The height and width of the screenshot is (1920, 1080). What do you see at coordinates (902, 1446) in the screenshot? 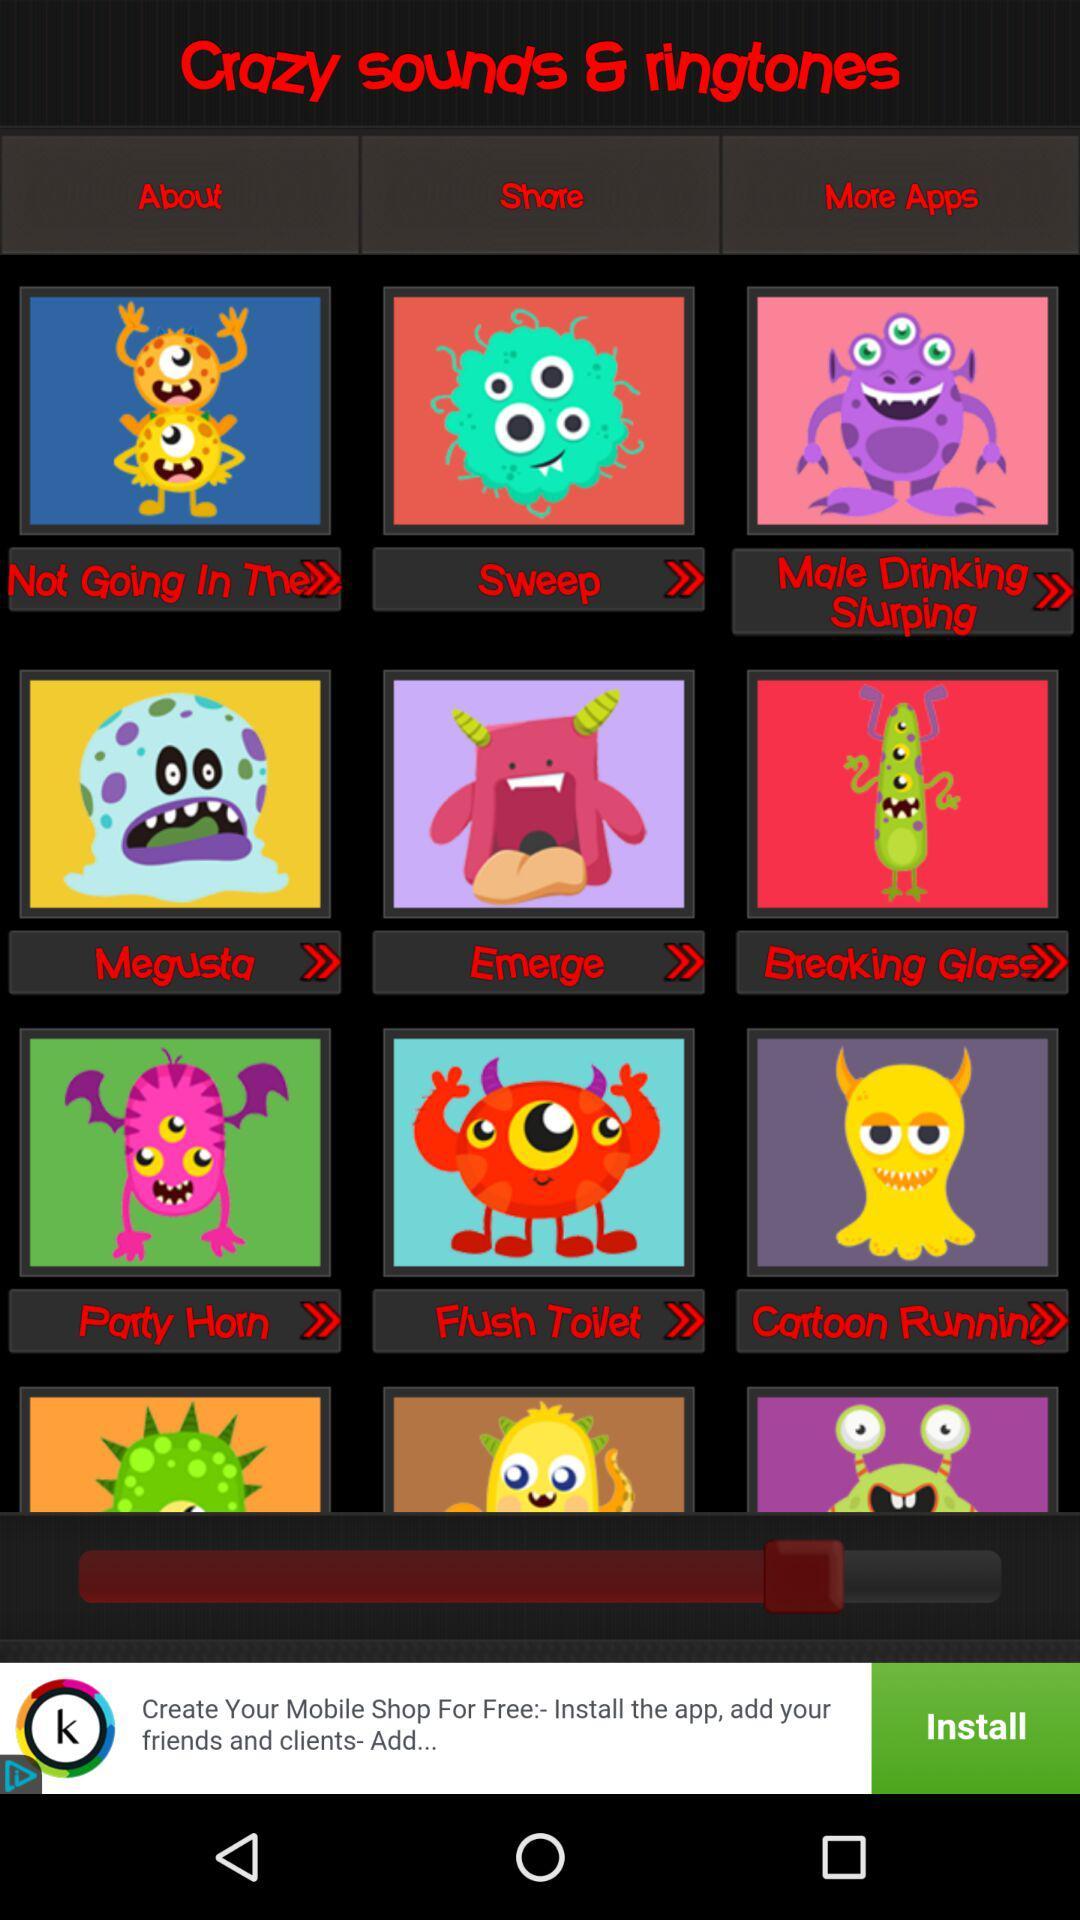
I see `its the crazy one` at bounding box center [902, 1446].